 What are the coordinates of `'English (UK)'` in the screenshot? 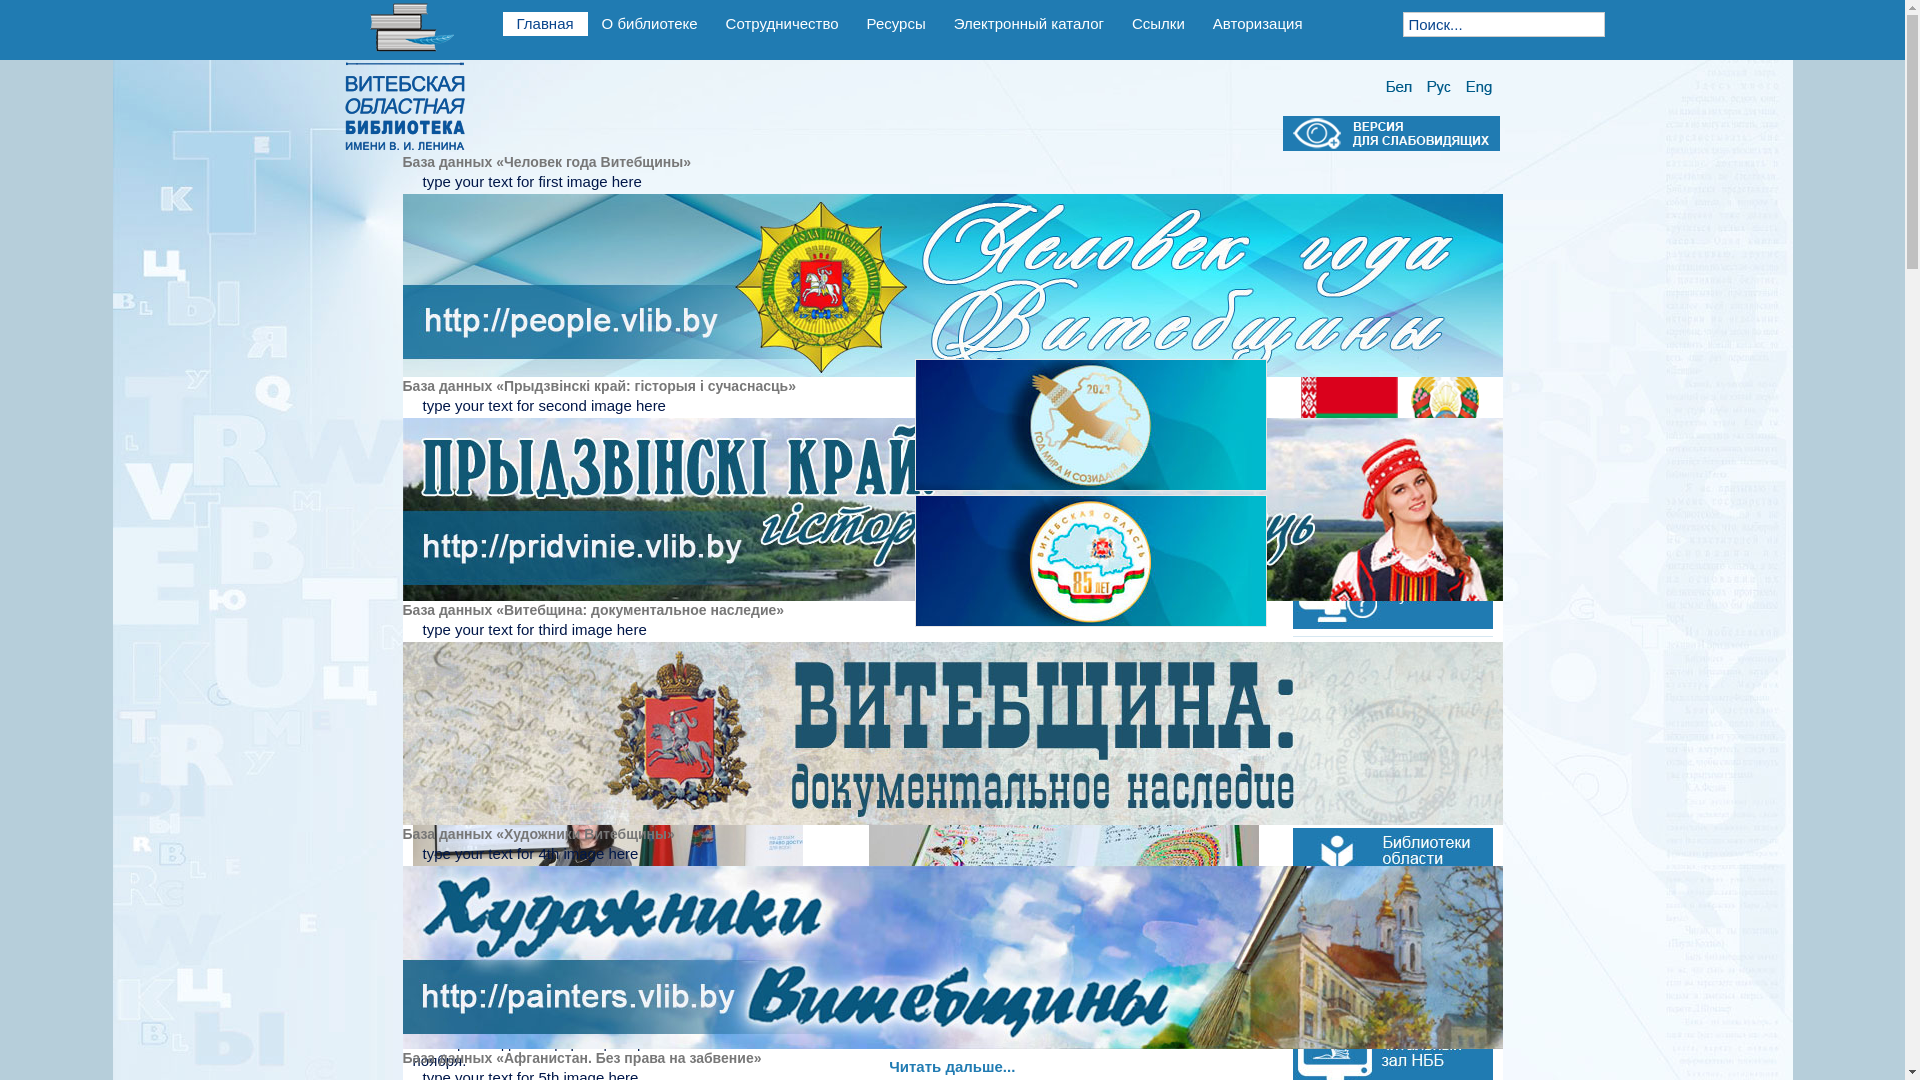 It's located at (1478, 87).